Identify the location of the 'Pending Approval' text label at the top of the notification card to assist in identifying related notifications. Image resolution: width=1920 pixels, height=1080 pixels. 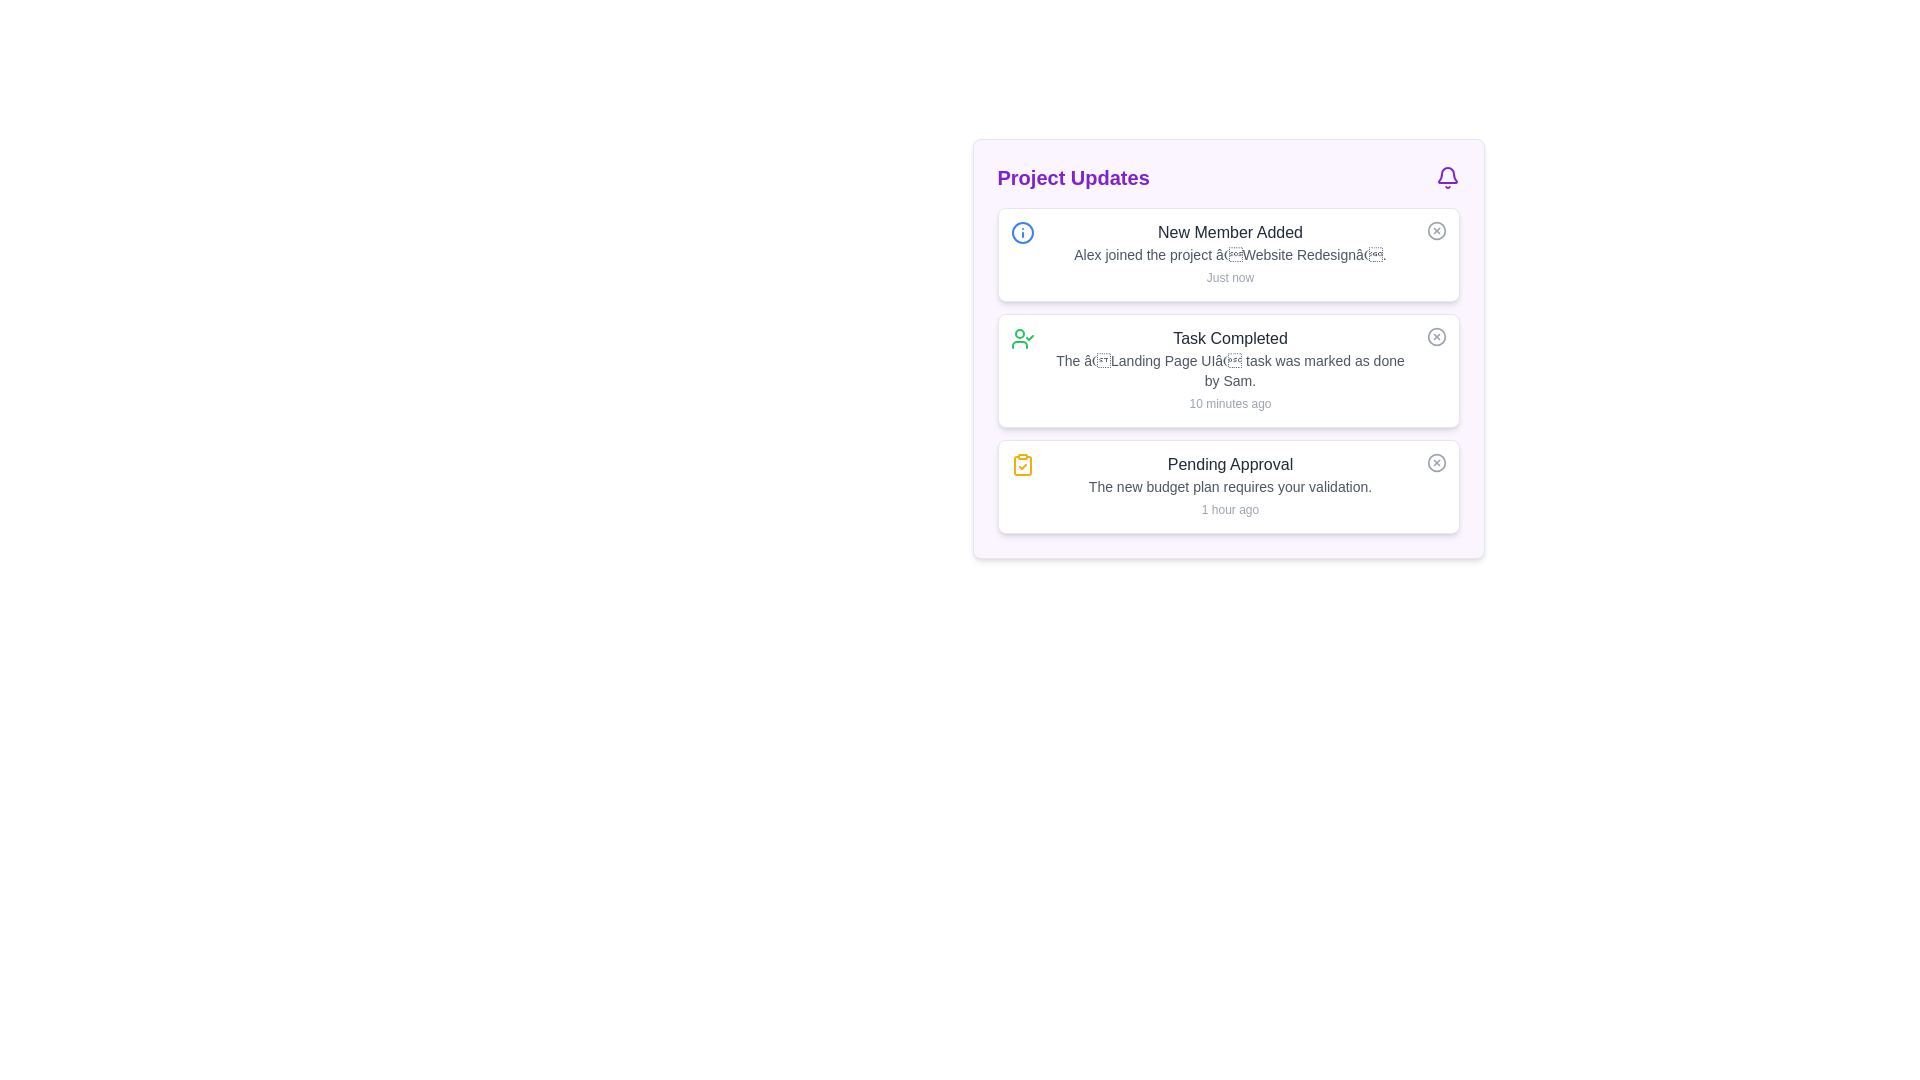
(1229, 465).